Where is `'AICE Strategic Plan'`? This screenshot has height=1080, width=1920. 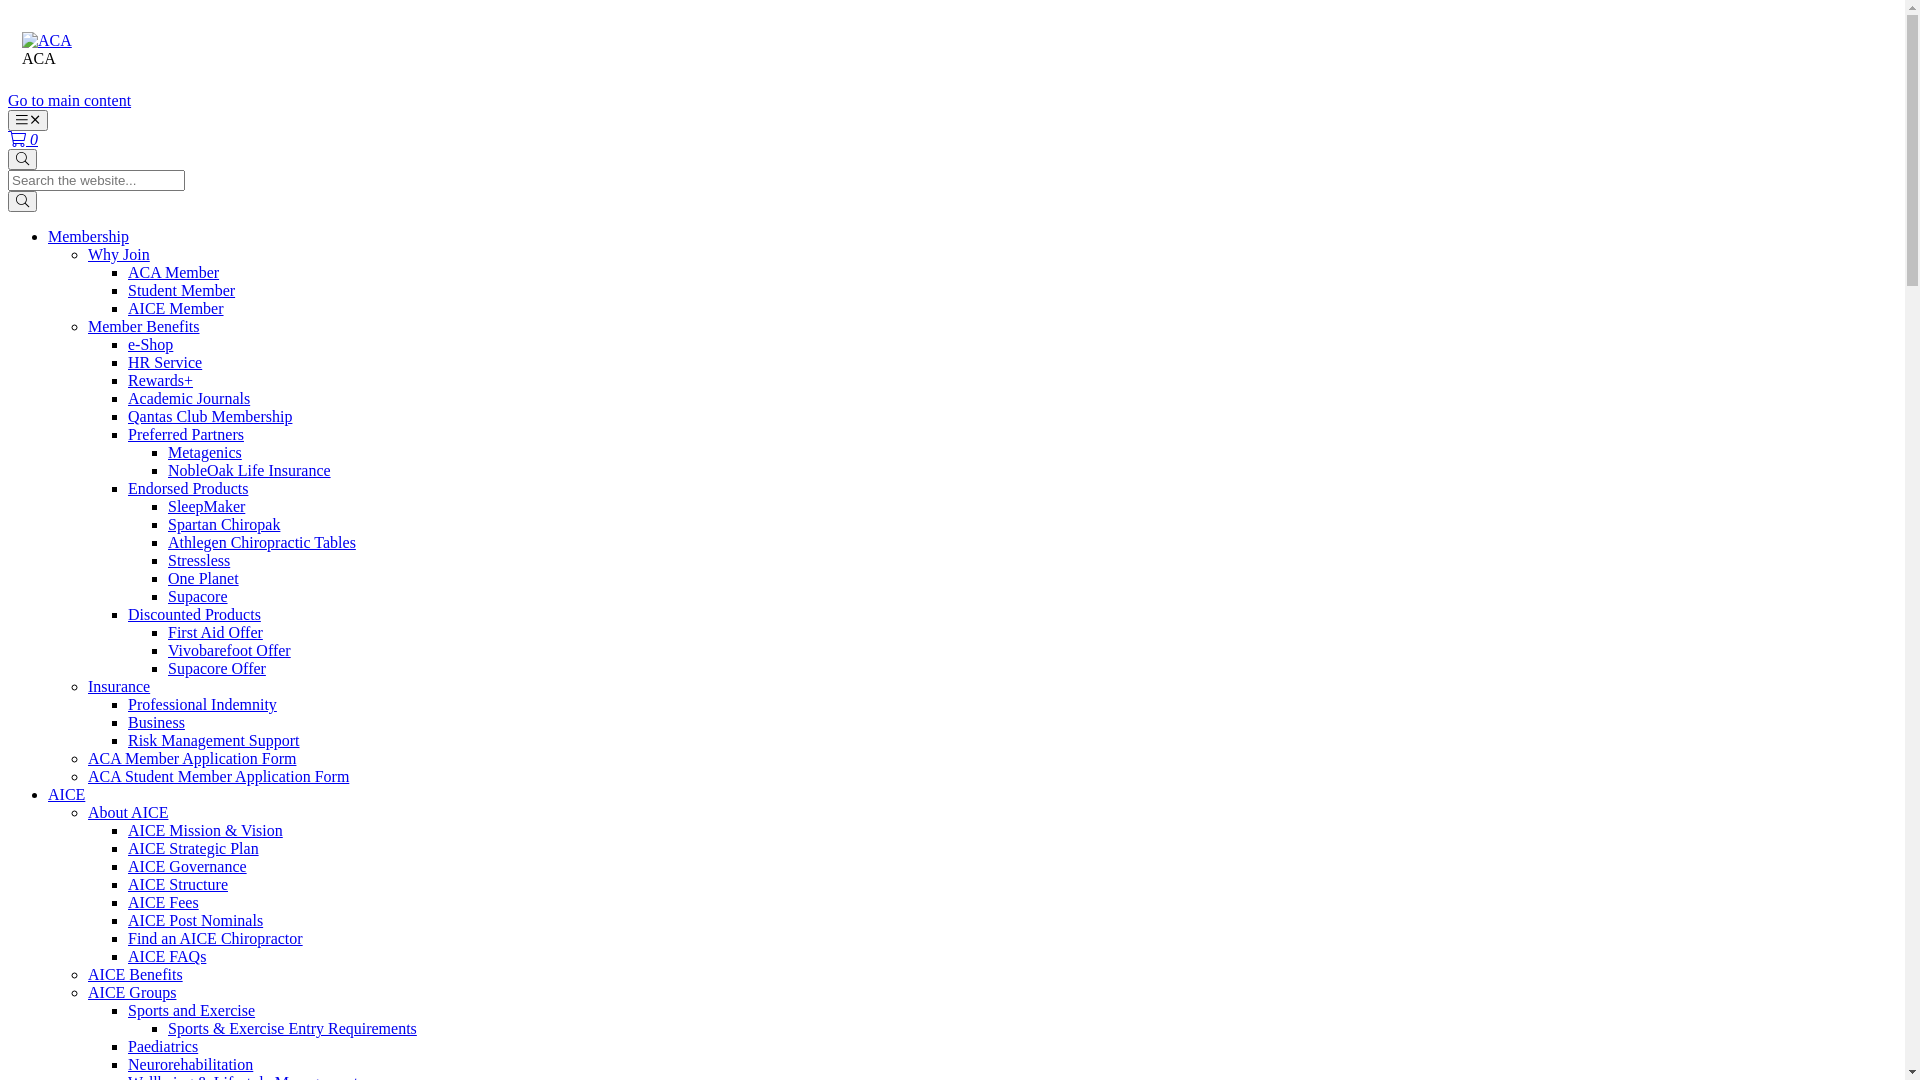
'AICE Strategic Plan' is located at coordinates (127, 848).